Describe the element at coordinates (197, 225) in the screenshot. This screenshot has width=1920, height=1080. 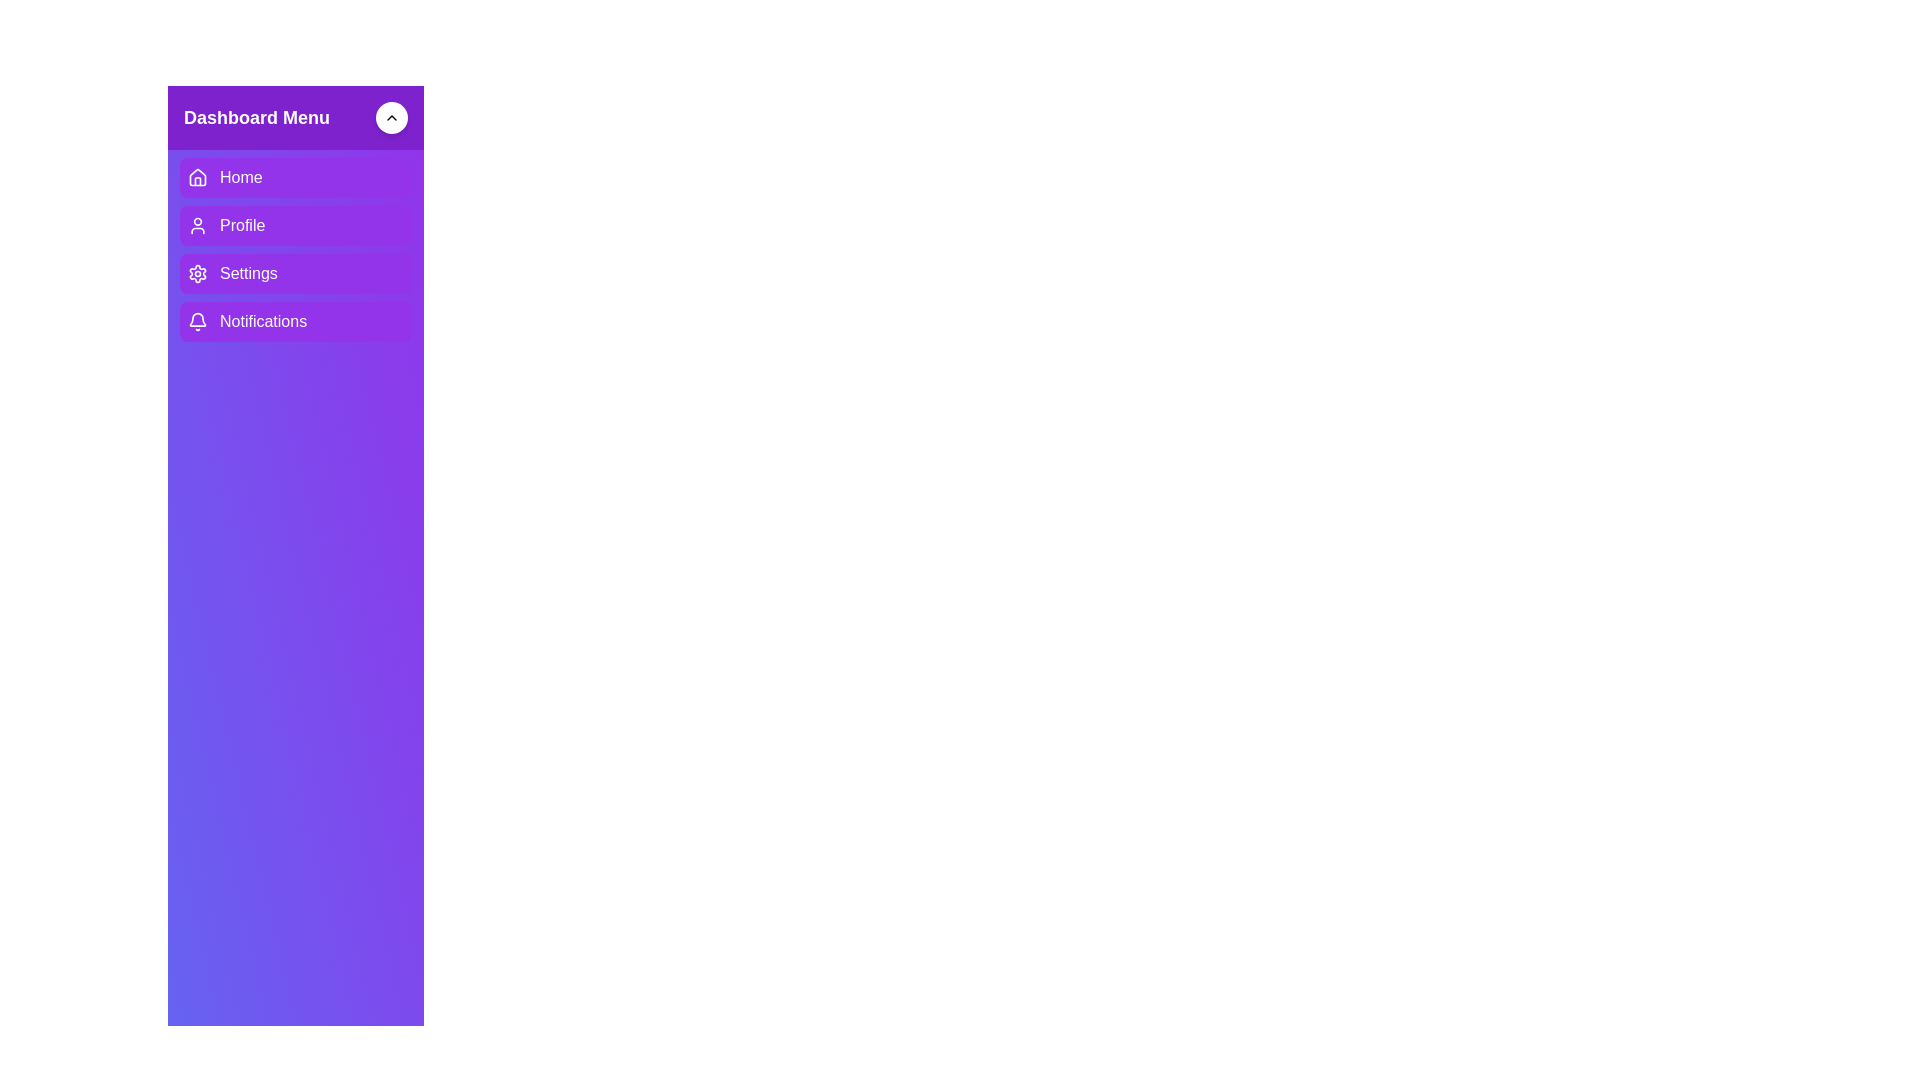
I see `the 'Profile' icon in the navigation panel` at that location.